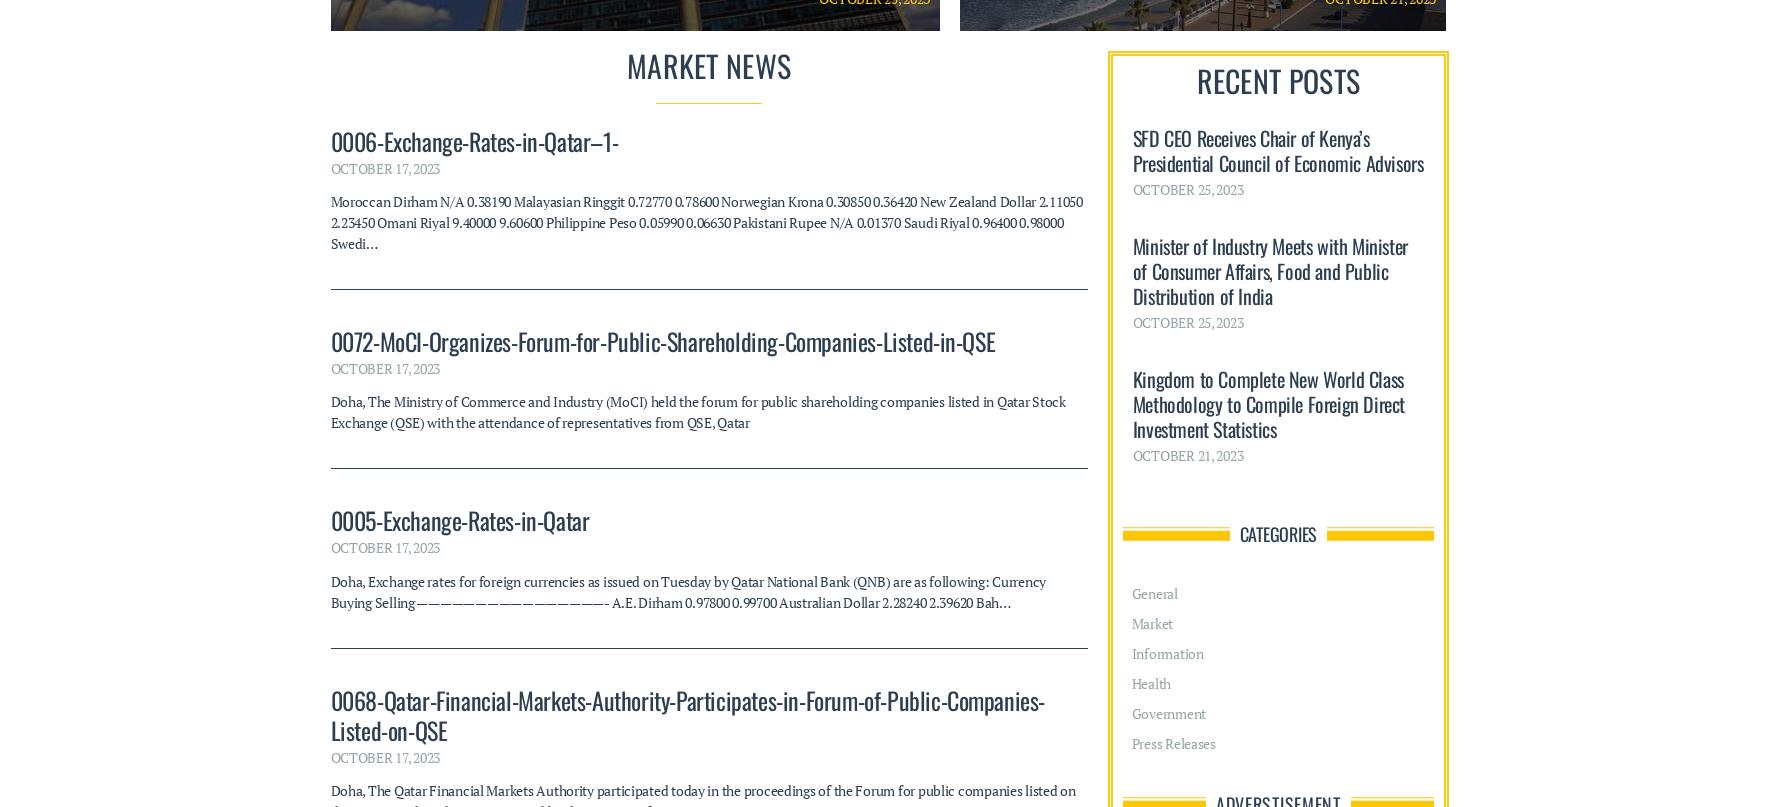  Describe the element at coordinates (1151, 292) in the screenshot. I see `'Health'` at that location.